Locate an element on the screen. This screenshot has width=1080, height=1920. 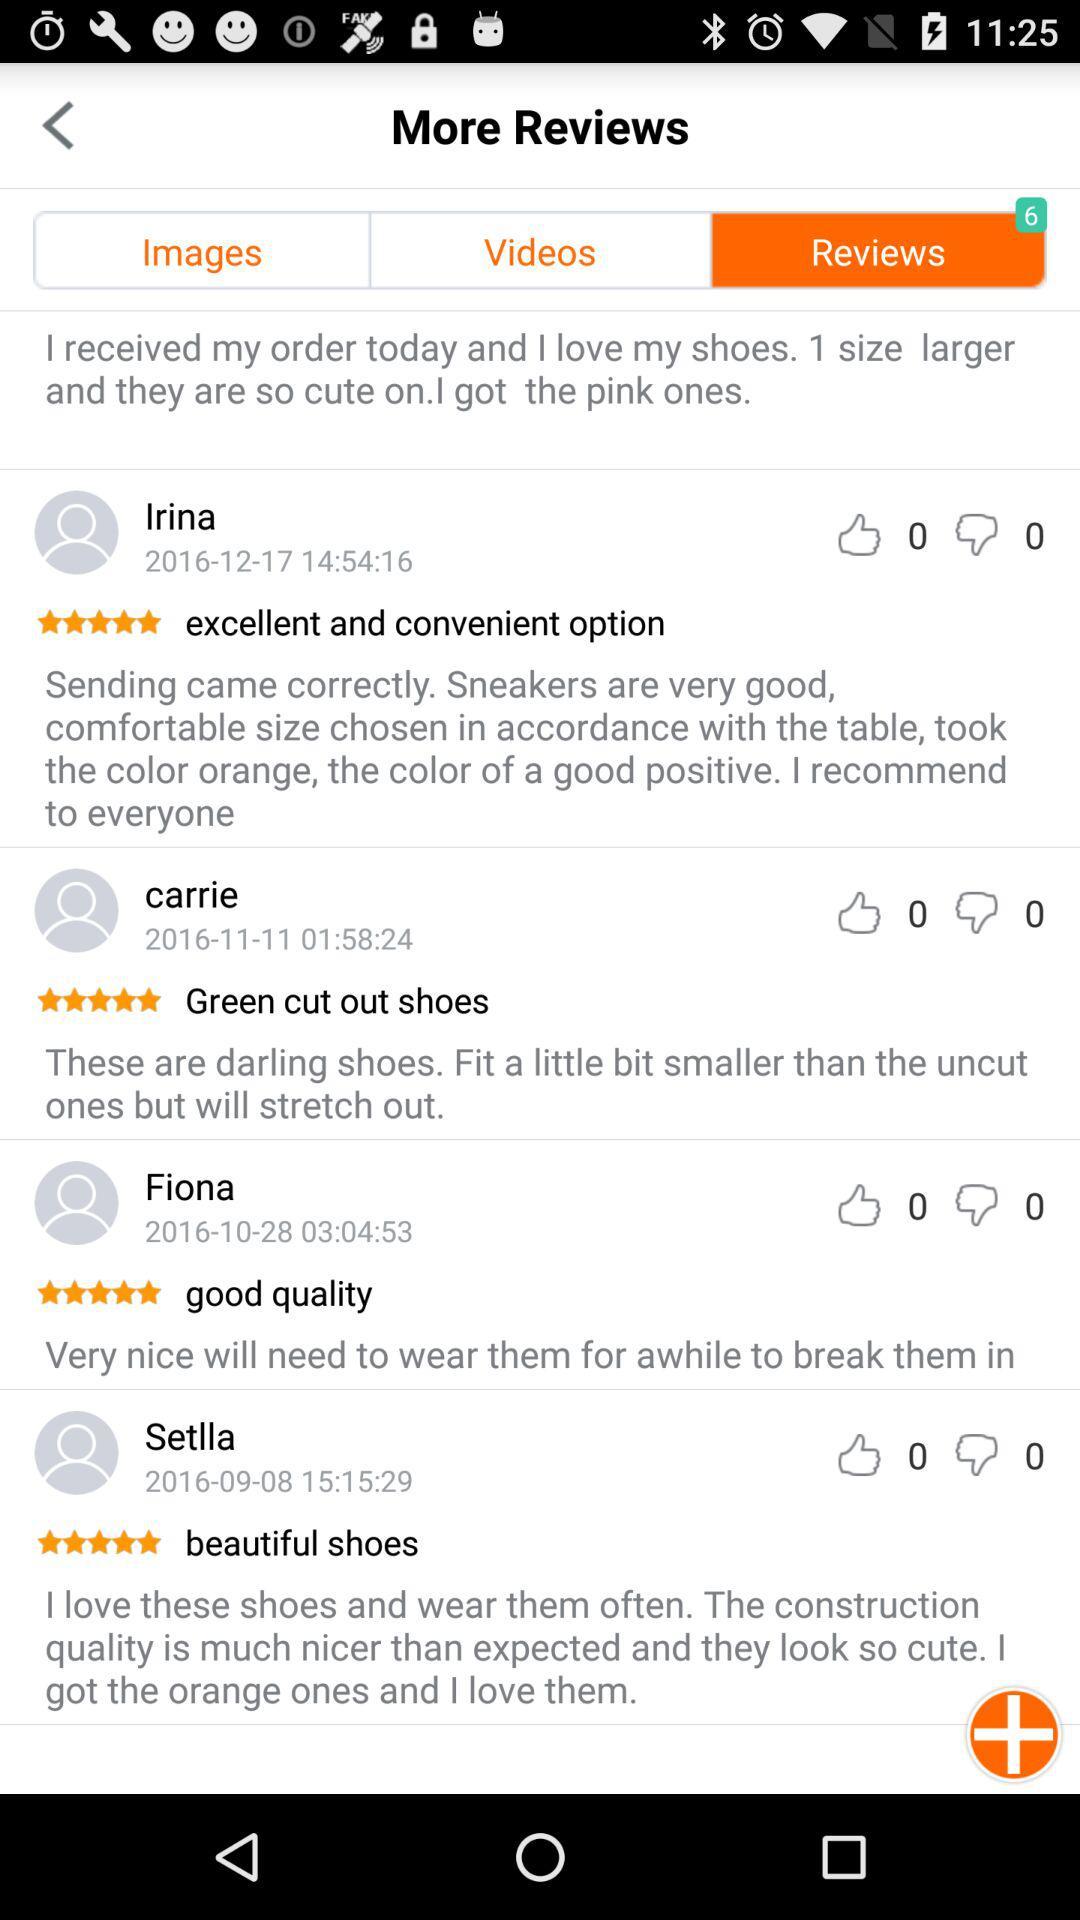
icon above the 2016 10 28 item is located at coordinates (190, 1185).